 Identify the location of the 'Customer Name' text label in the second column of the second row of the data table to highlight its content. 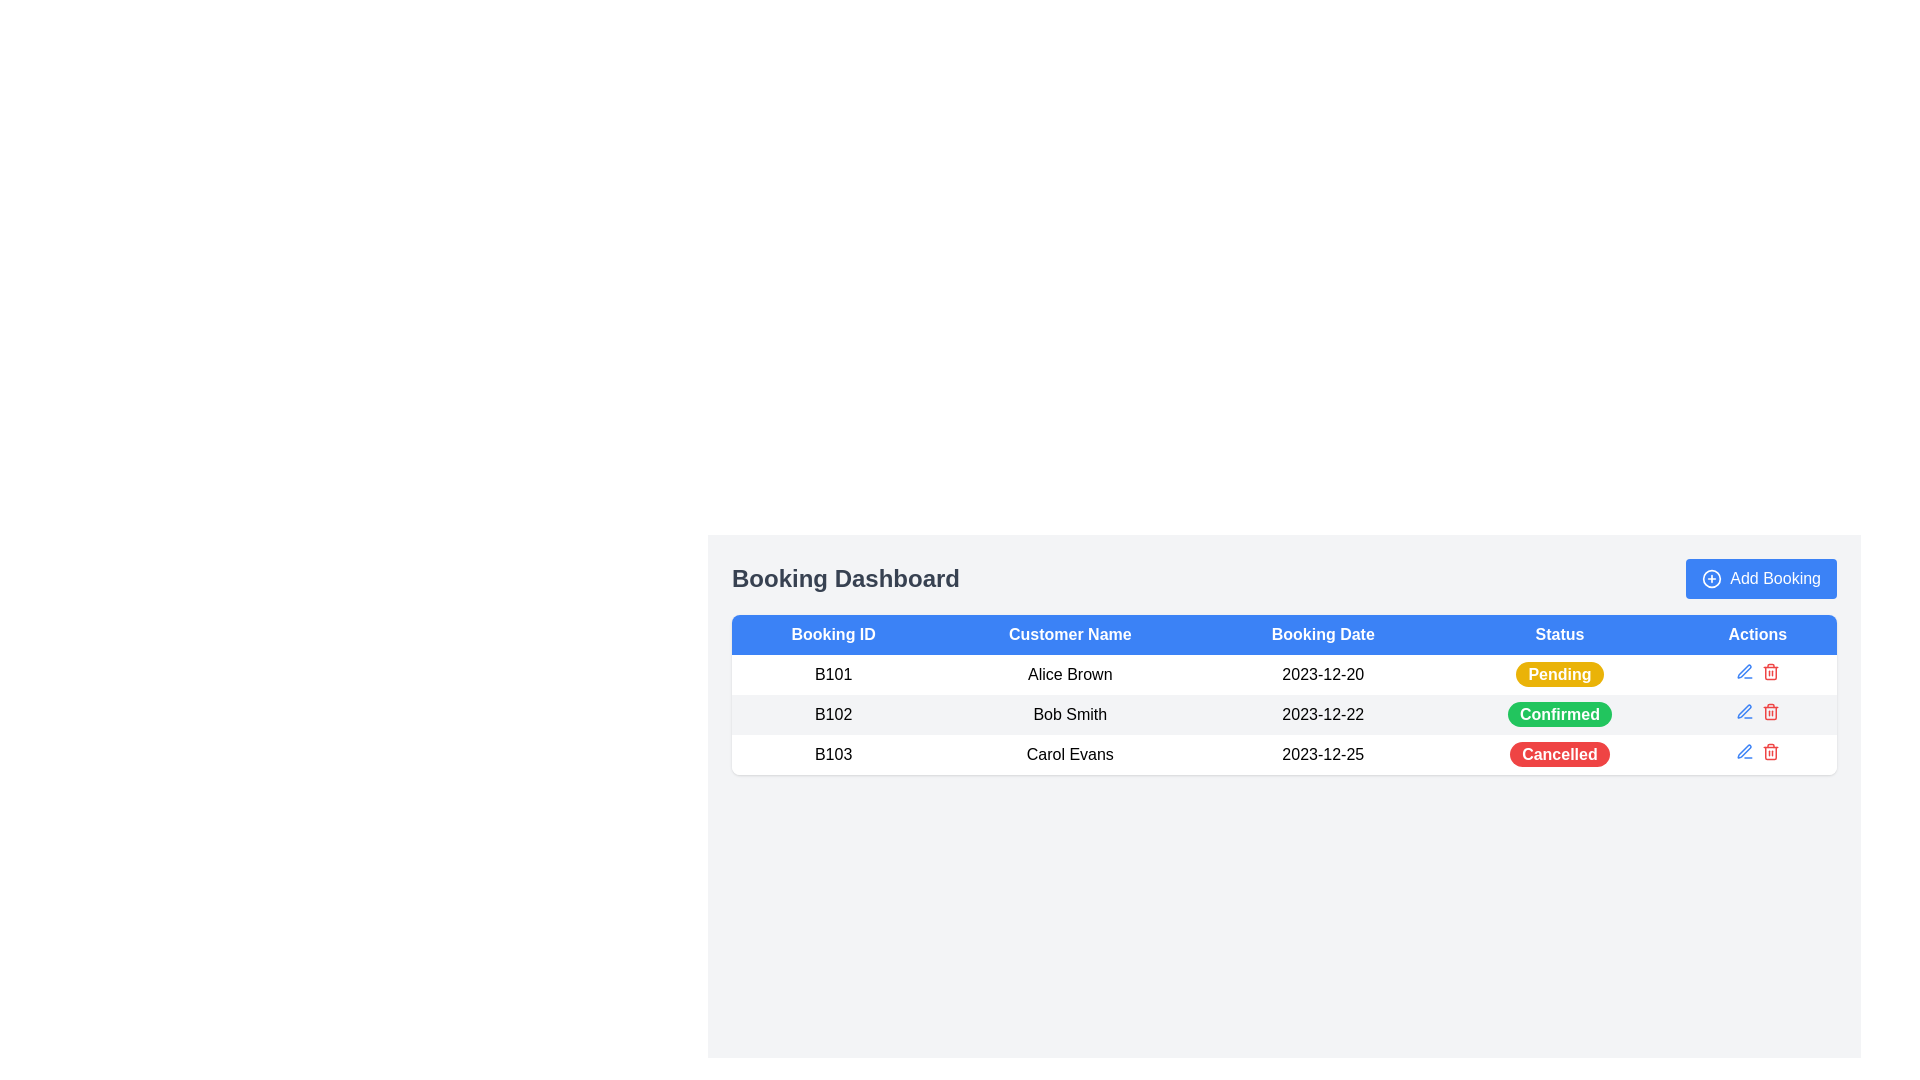
(1069, 713).